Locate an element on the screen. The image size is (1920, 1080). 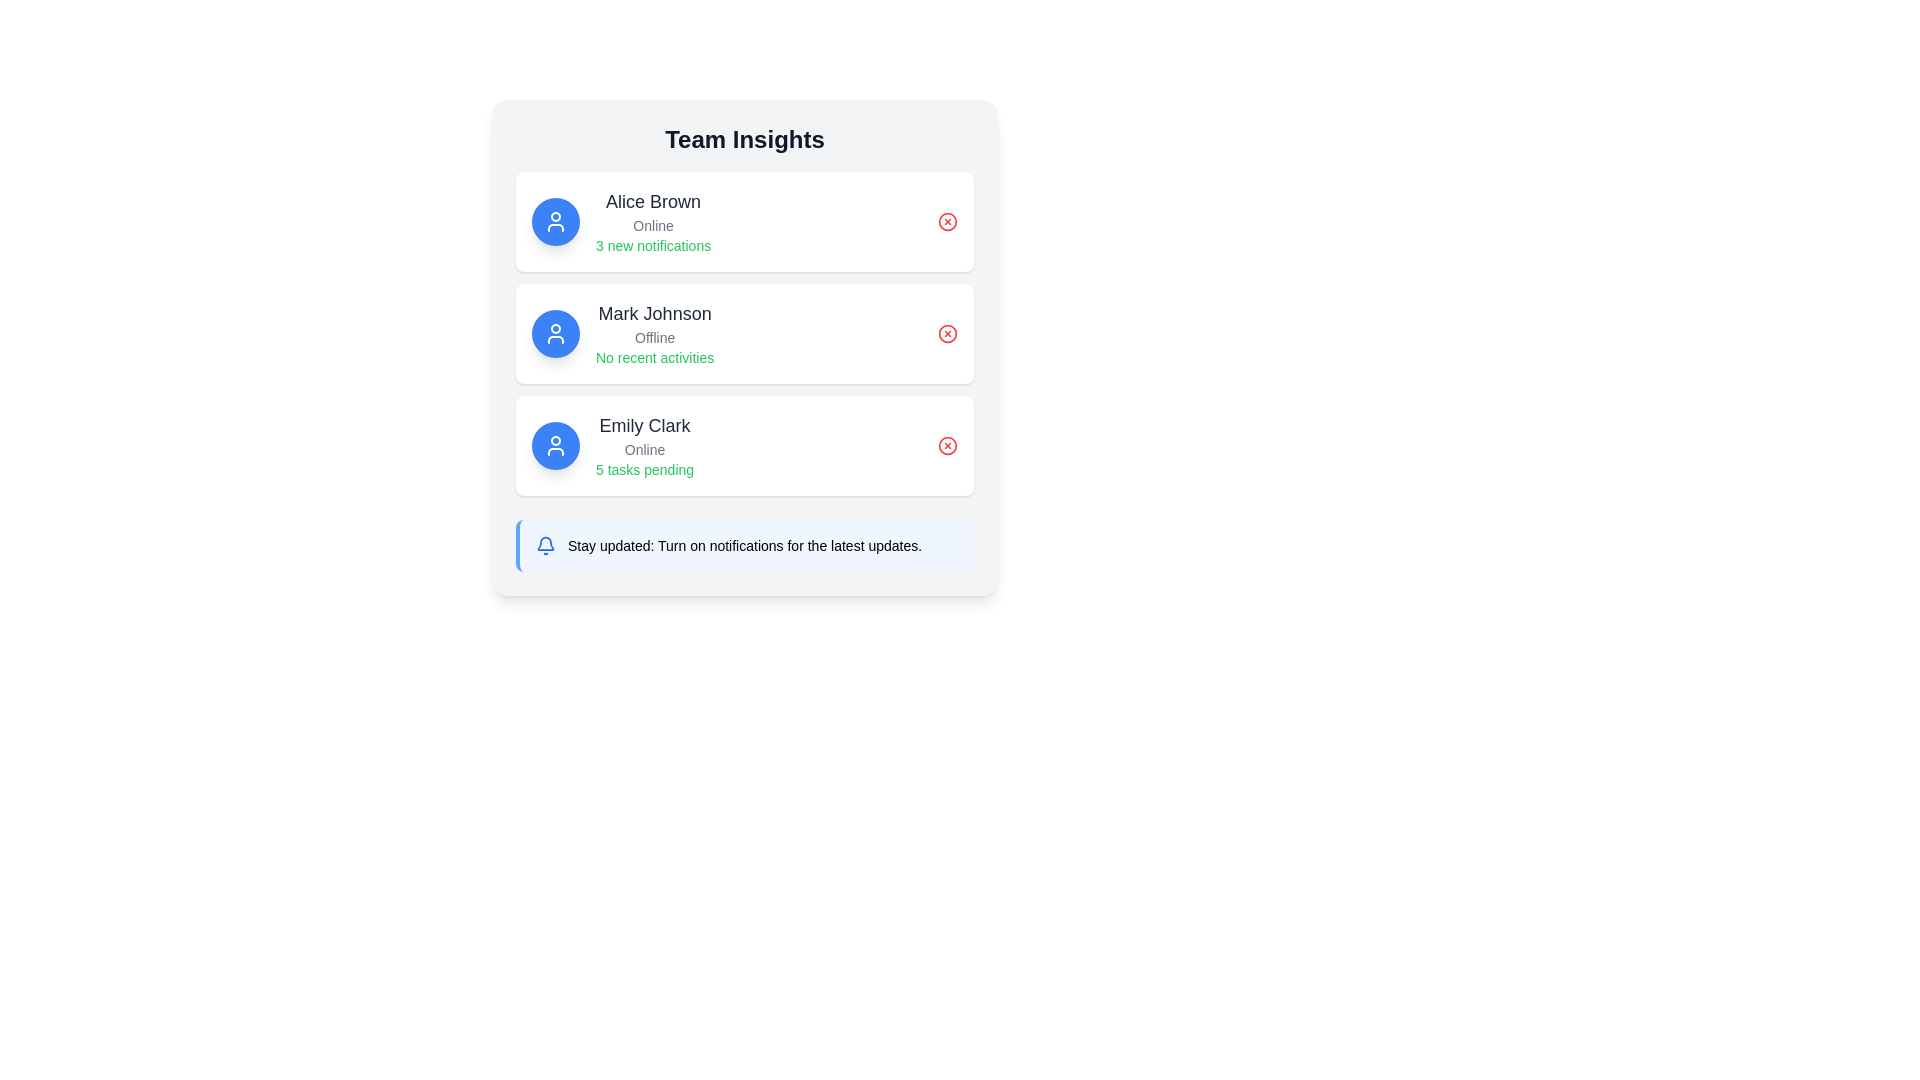
the small circular red icon representing a deletion action, located to the right of the 'Emily Clark' task entry in the bottom-most task entry section under 'Team Insights', to possibly view additional details or a tooltip is located at coordinates (947, 445).